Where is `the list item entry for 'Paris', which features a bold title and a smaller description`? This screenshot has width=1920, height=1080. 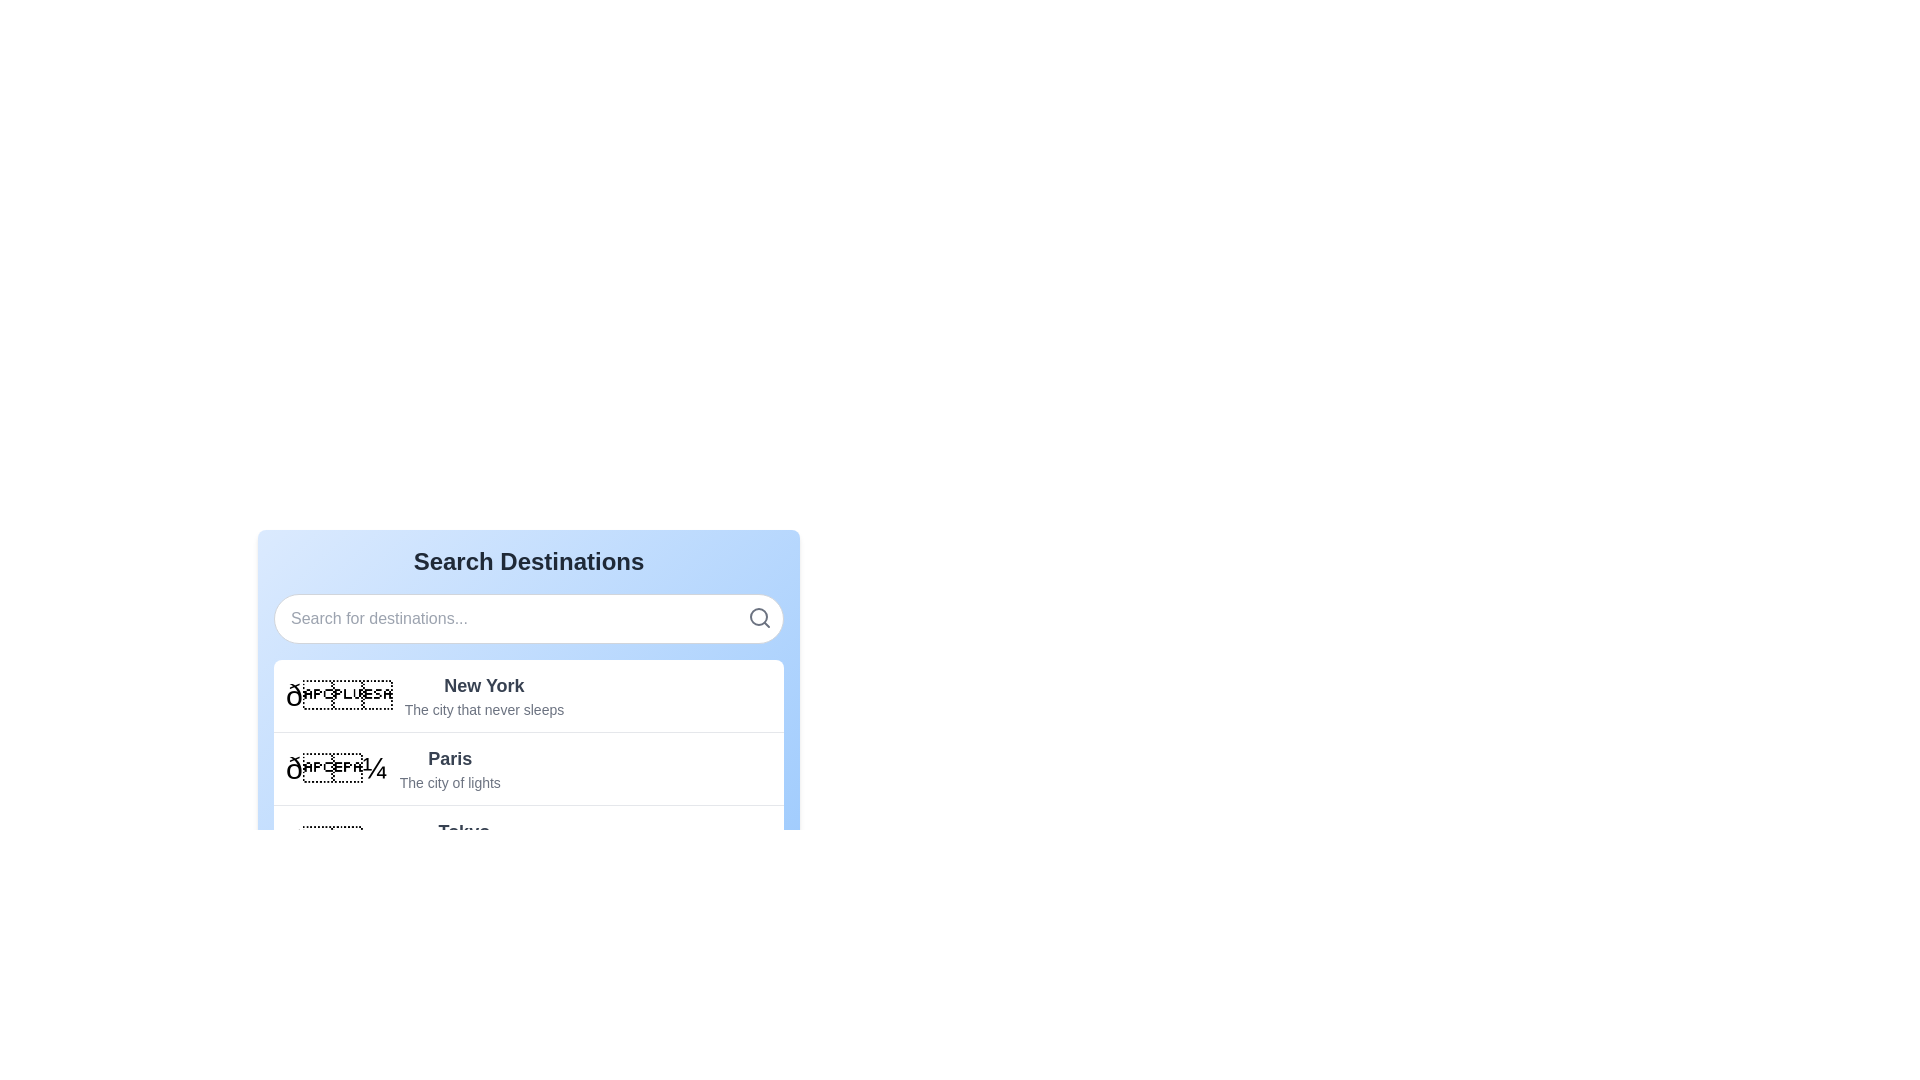 the list item entry for 'Paris', which features a bold title and a smaller description is located at coordinates (528, 767).